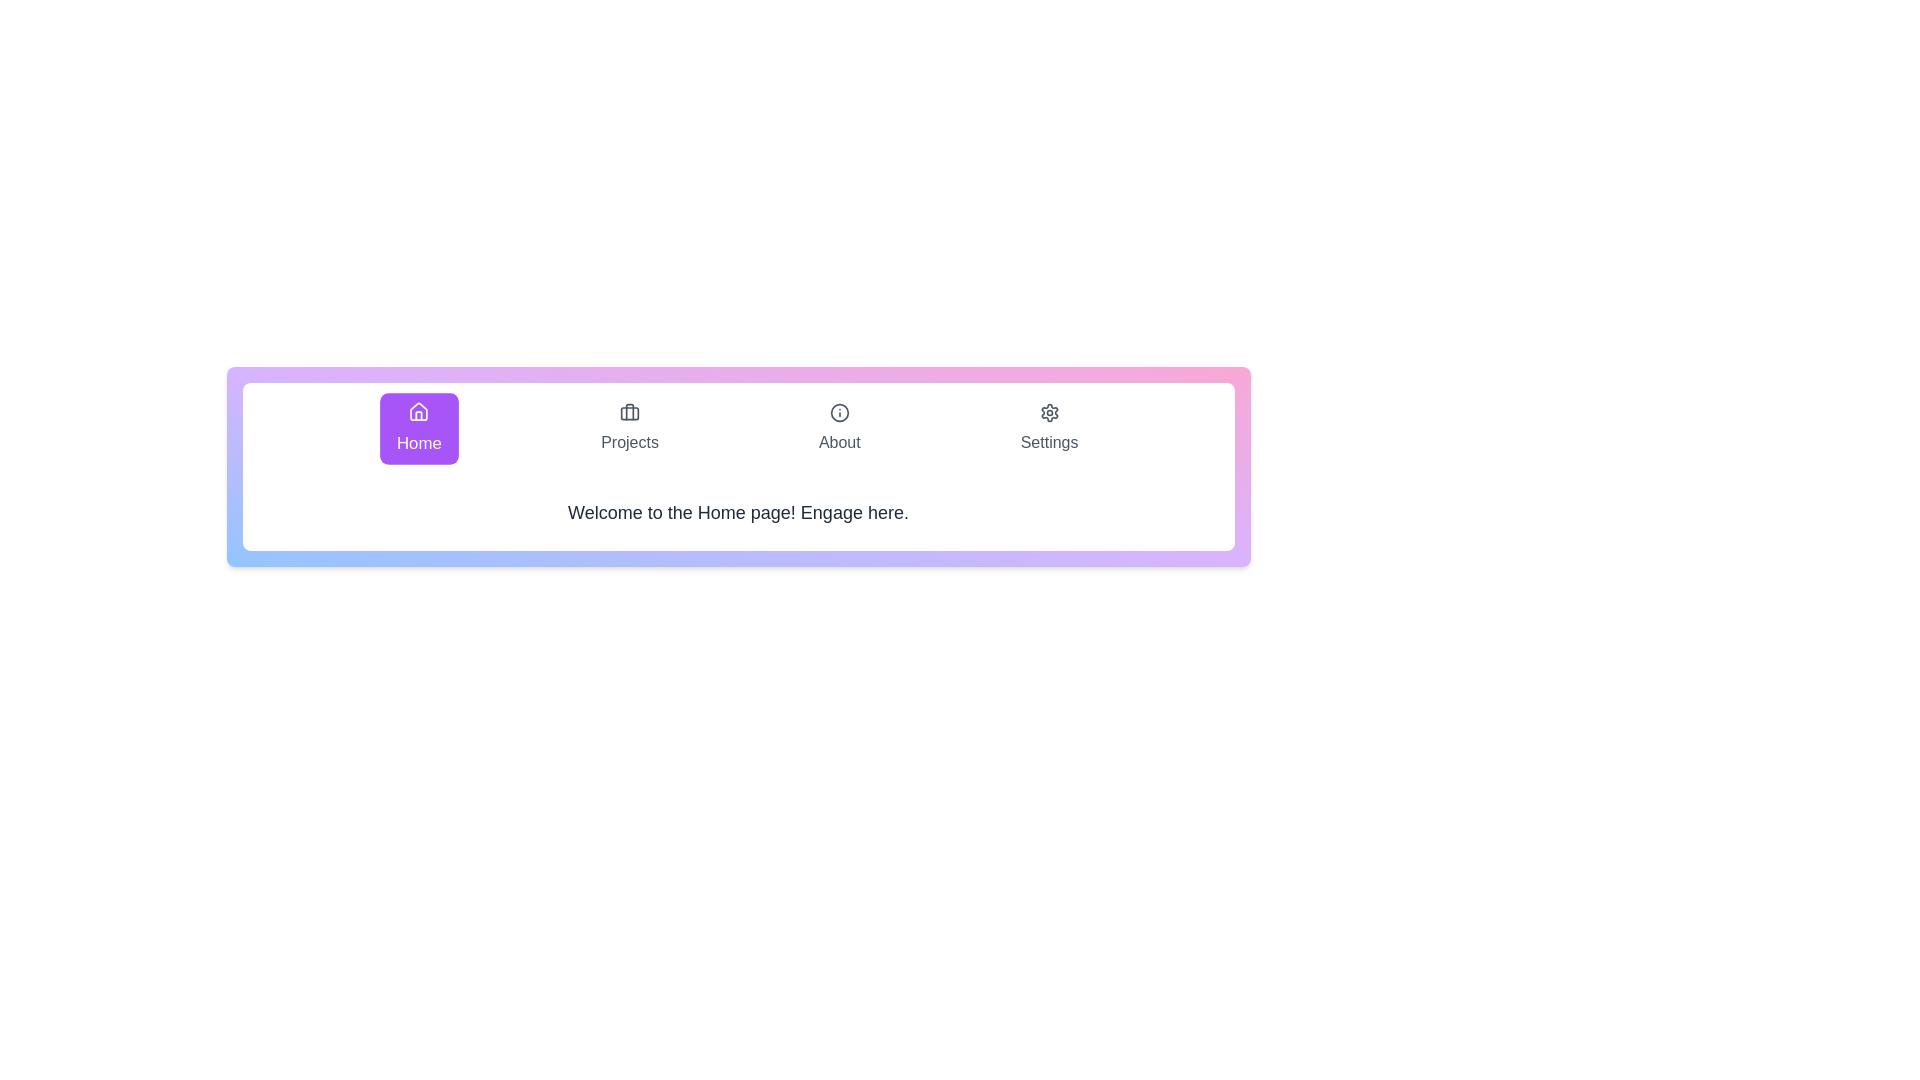  I want to click on the Settings tab by clicking on its button, so click(1048, 427).